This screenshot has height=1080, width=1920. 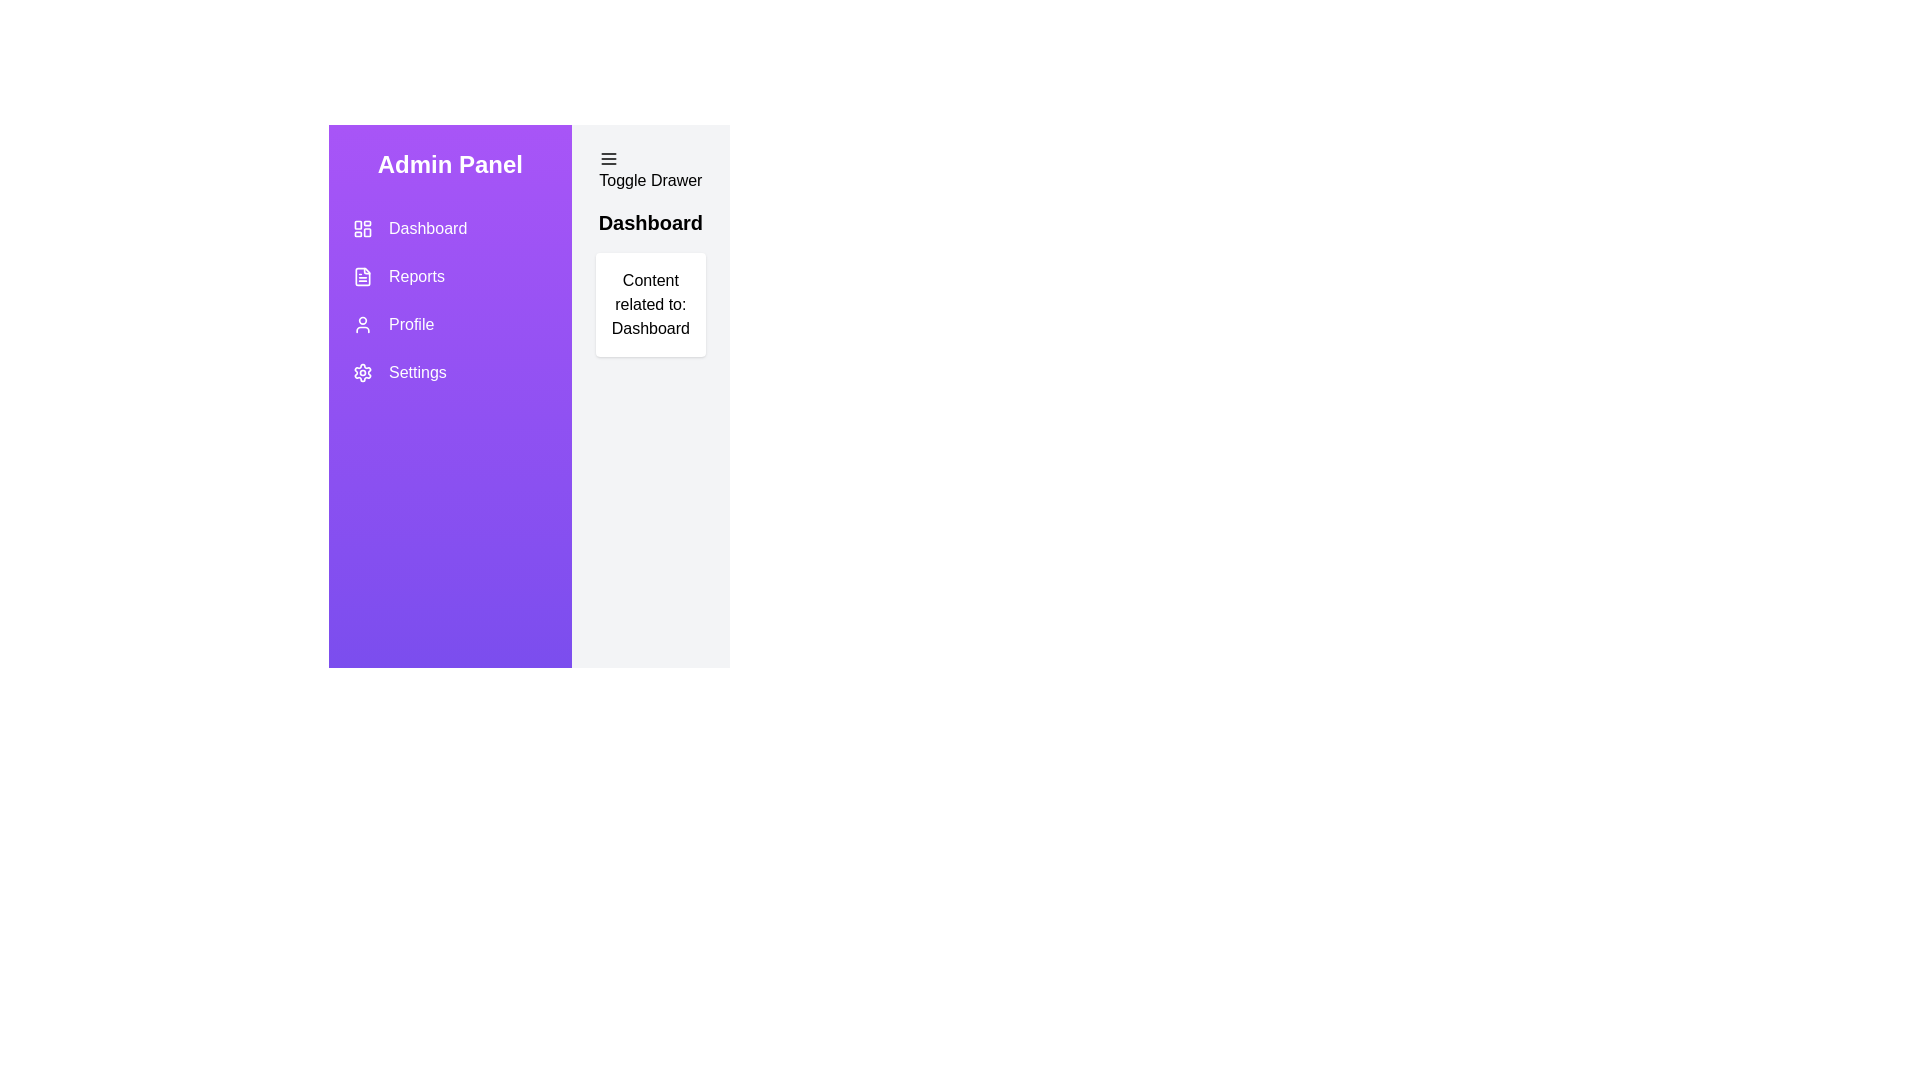 I want to click on the Dashboard section from the navigation menu, so click(x=449, y=227).